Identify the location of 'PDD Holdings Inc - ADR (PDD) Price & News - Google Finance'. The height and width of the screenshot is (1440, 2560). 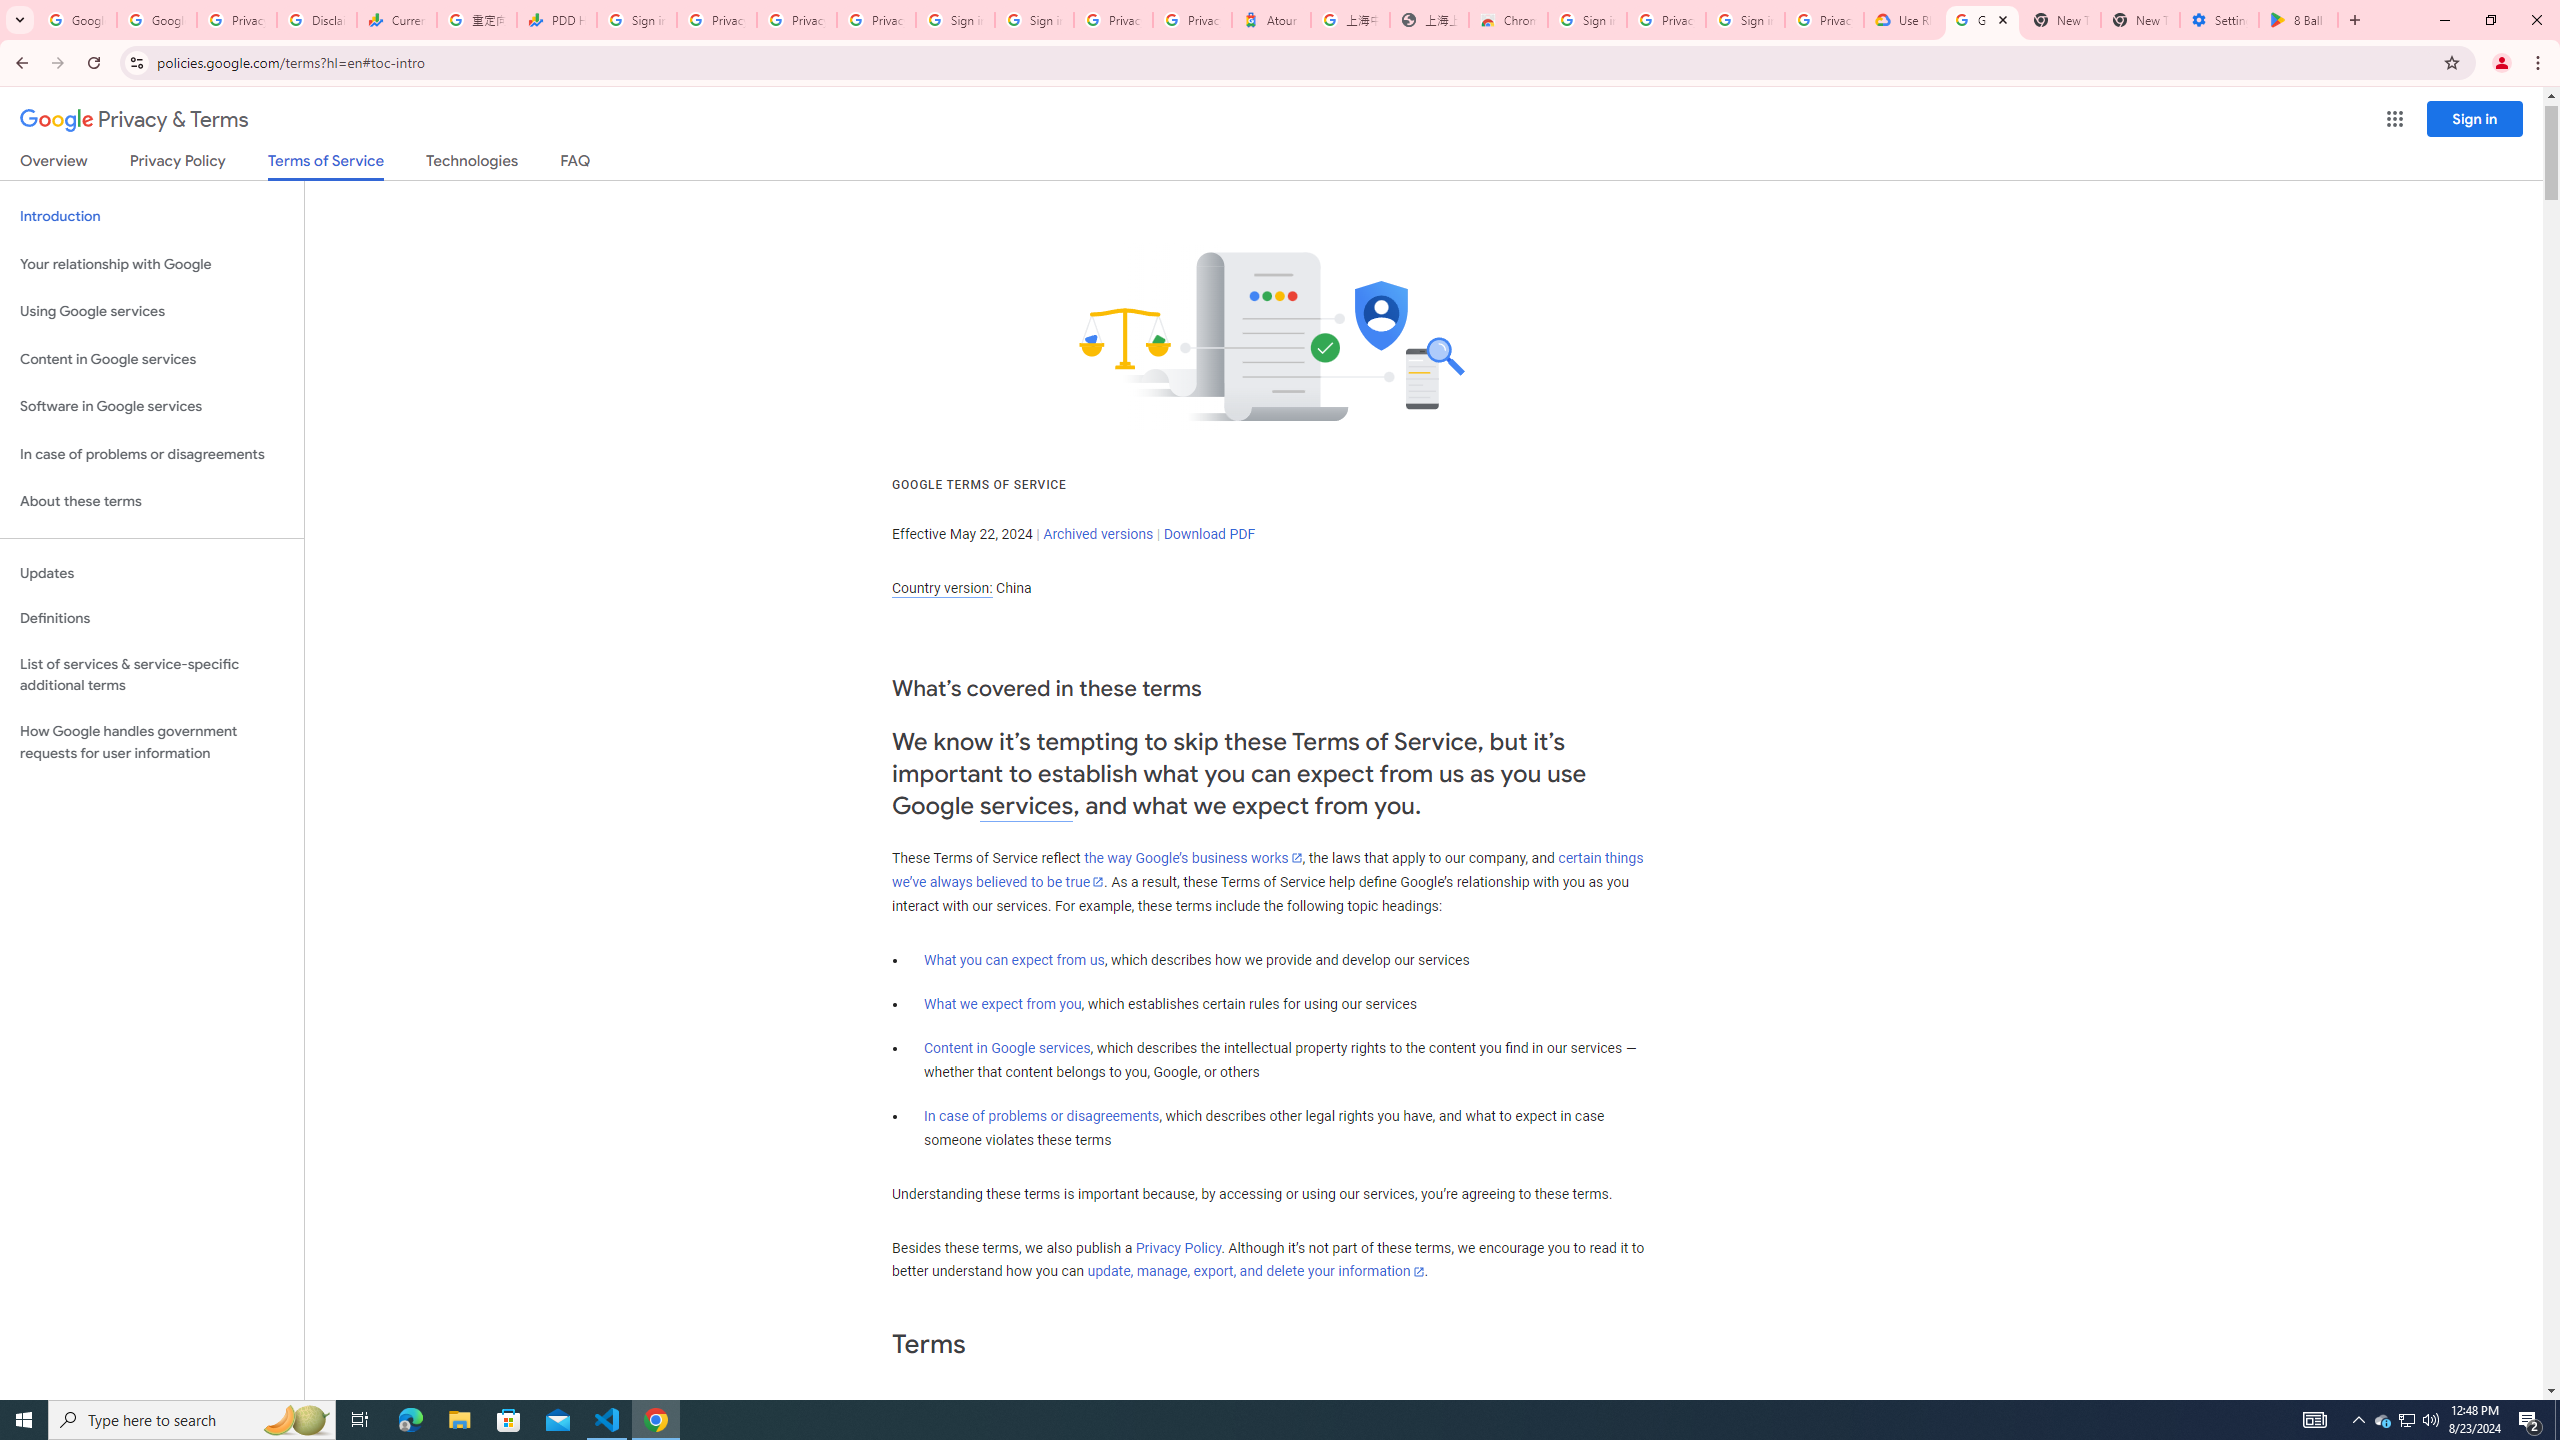
(555, 19).